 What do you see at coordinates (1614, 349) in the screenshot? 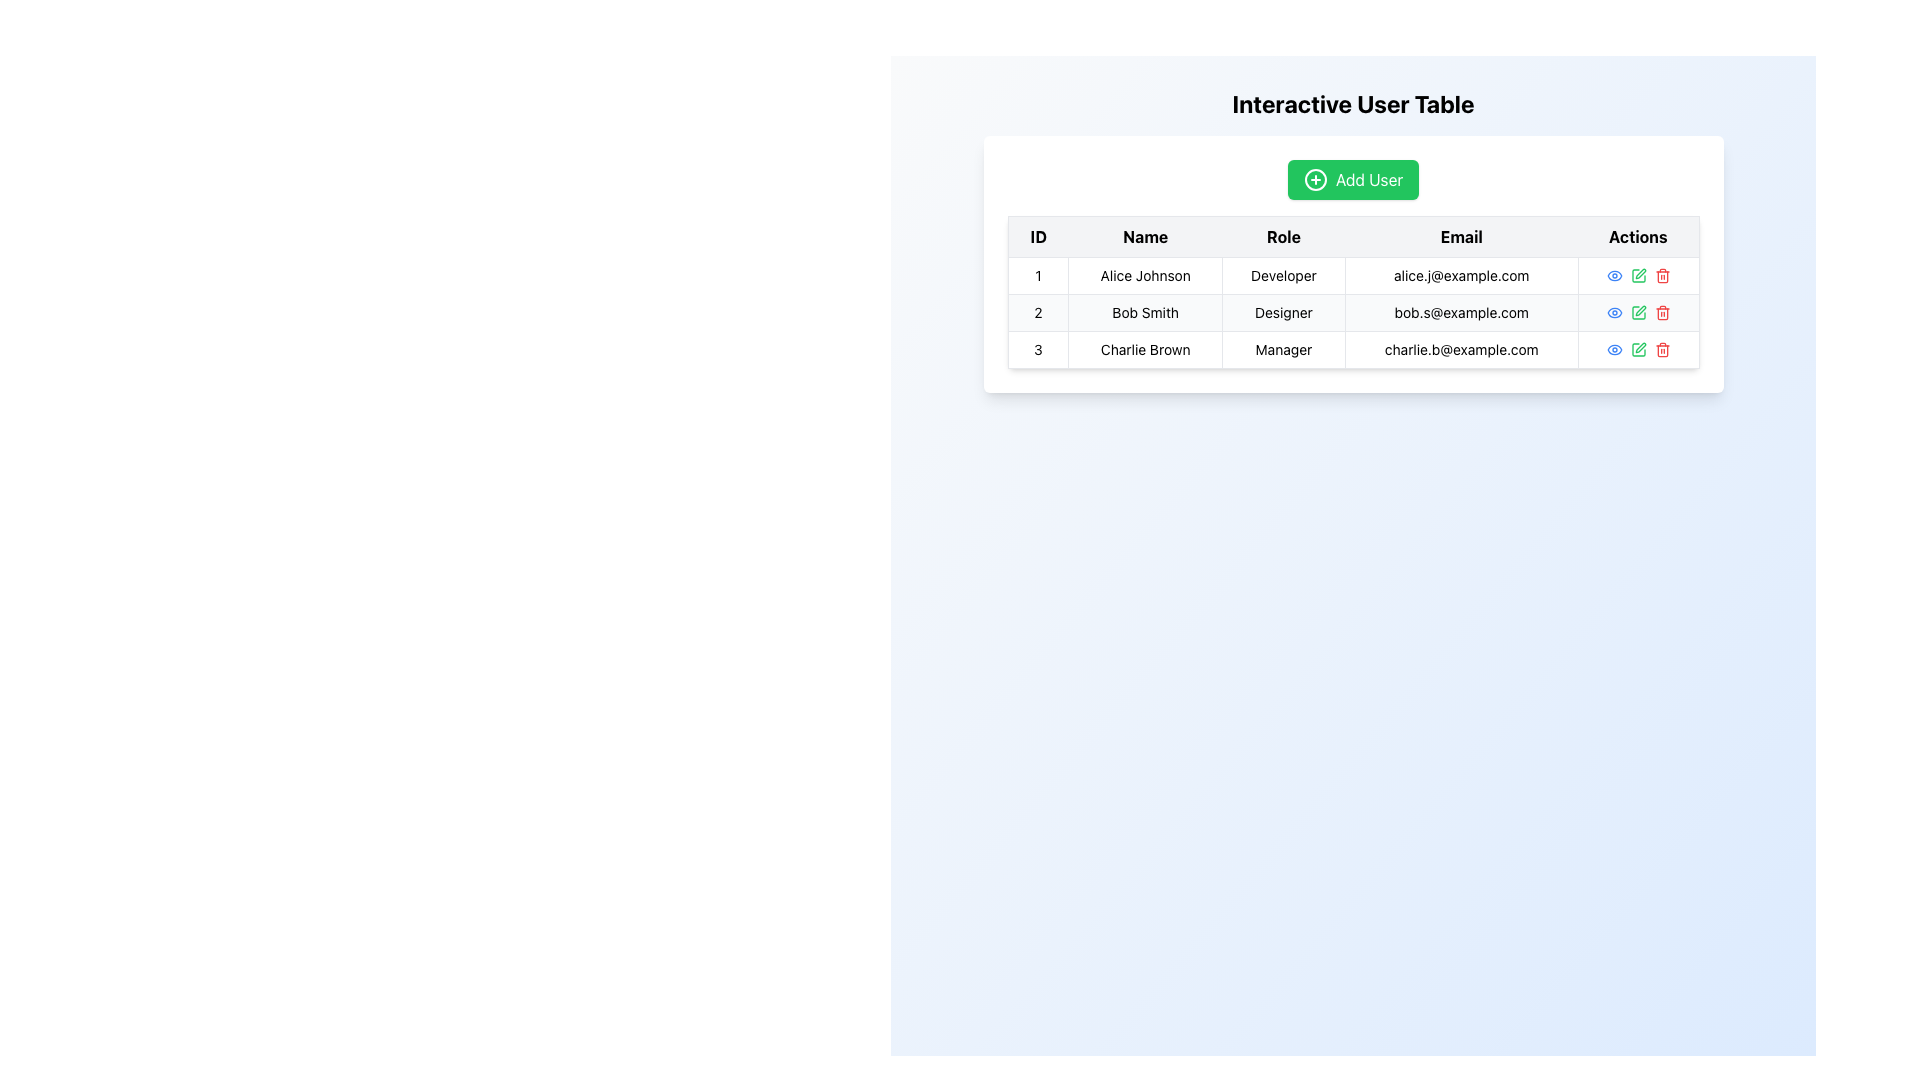
I see `the Icon button in the Actions column of the third row in the user table for user 'Charlie Brown'` at bounding box center [1614, 349].